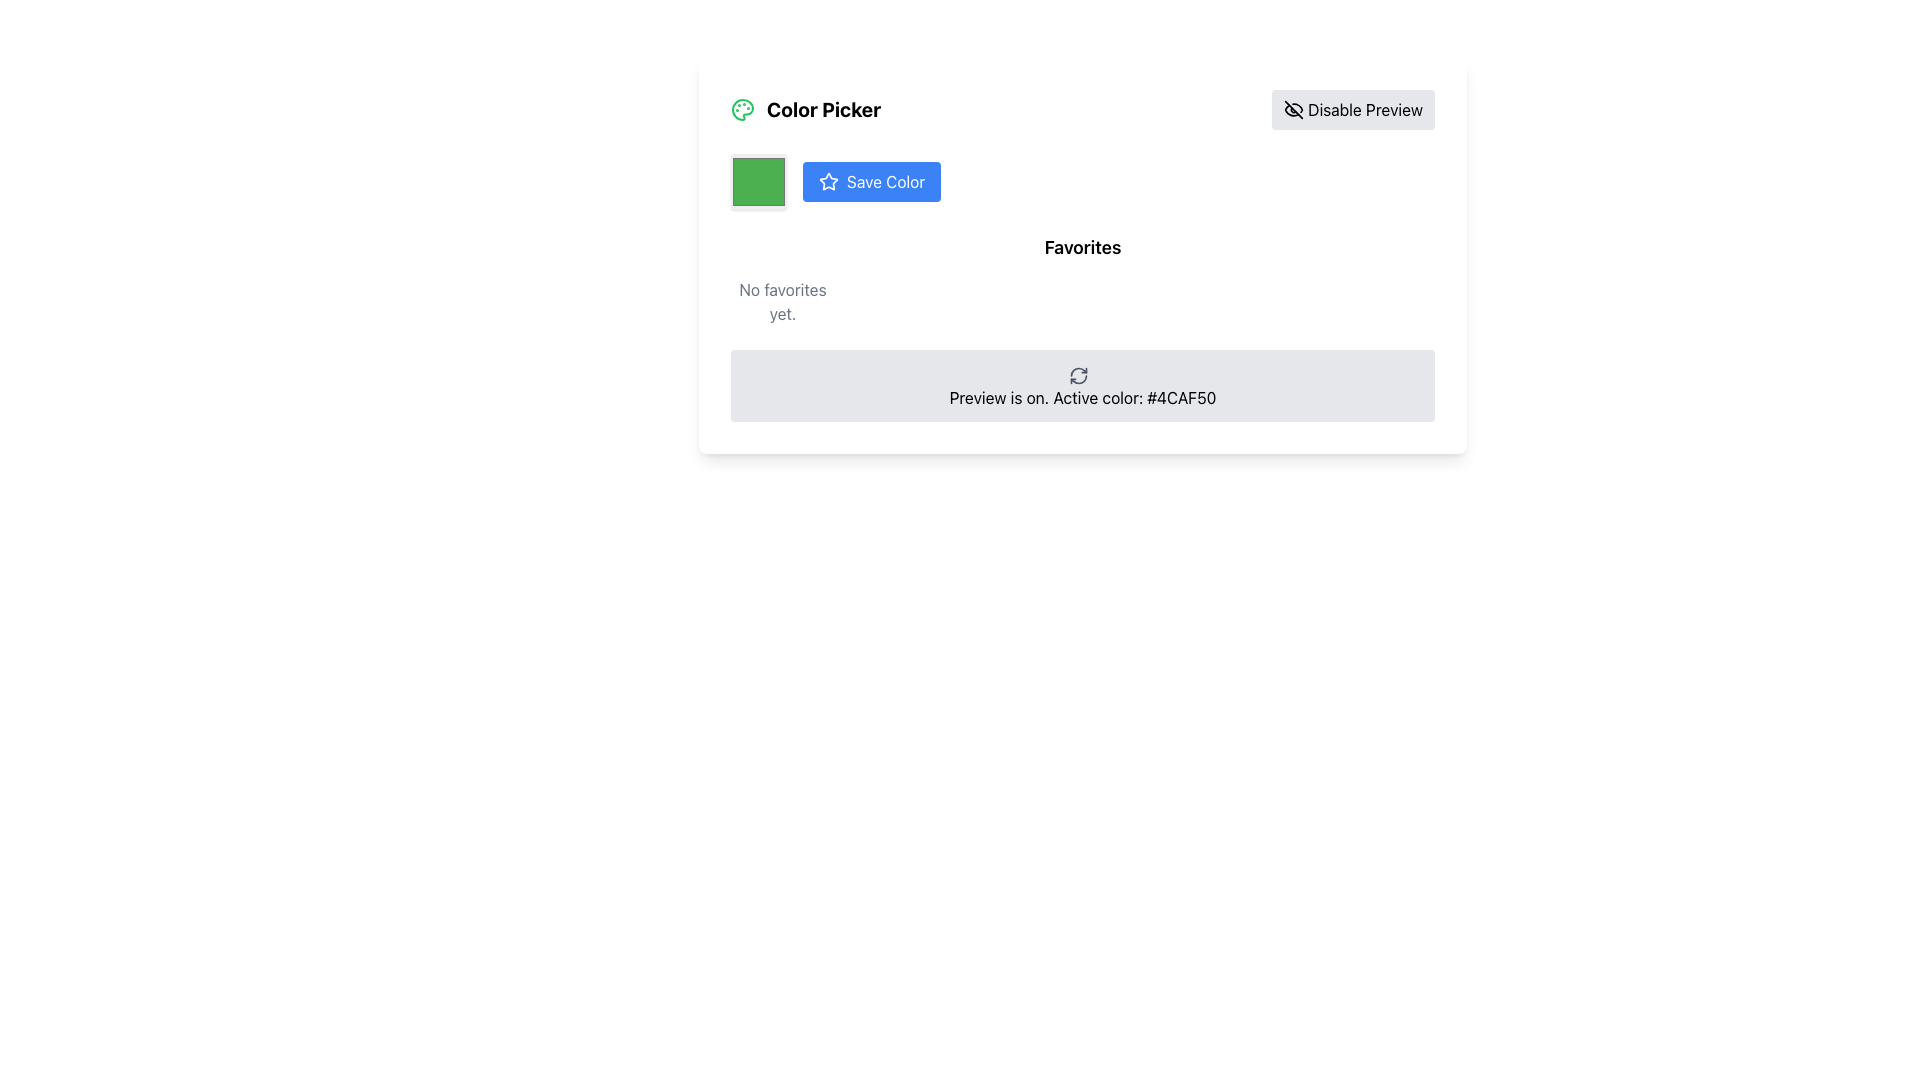 The width and height of the screenshot is (1920, 1080). I want to click on the top-left curved line segment of the circular arrow icon, which is represented by a simple gray stroke, so click(1078, 371).